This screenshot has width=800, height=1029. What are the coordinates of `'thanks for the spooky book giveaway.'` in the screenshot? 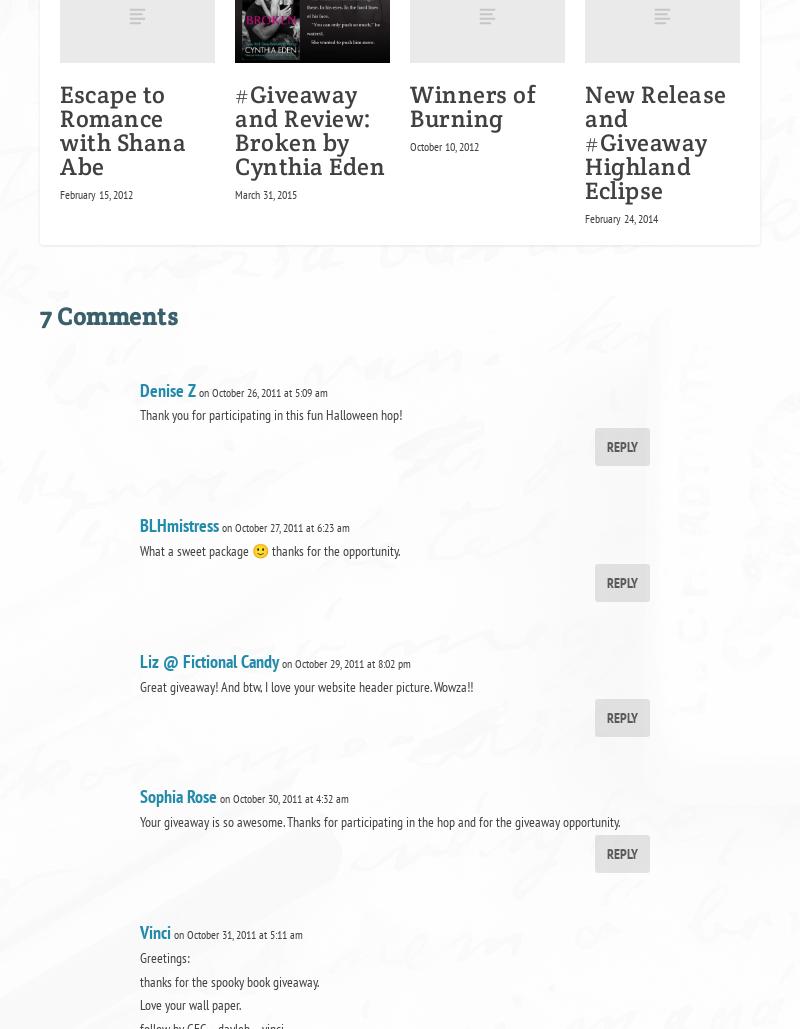 It's located at (229, 980).